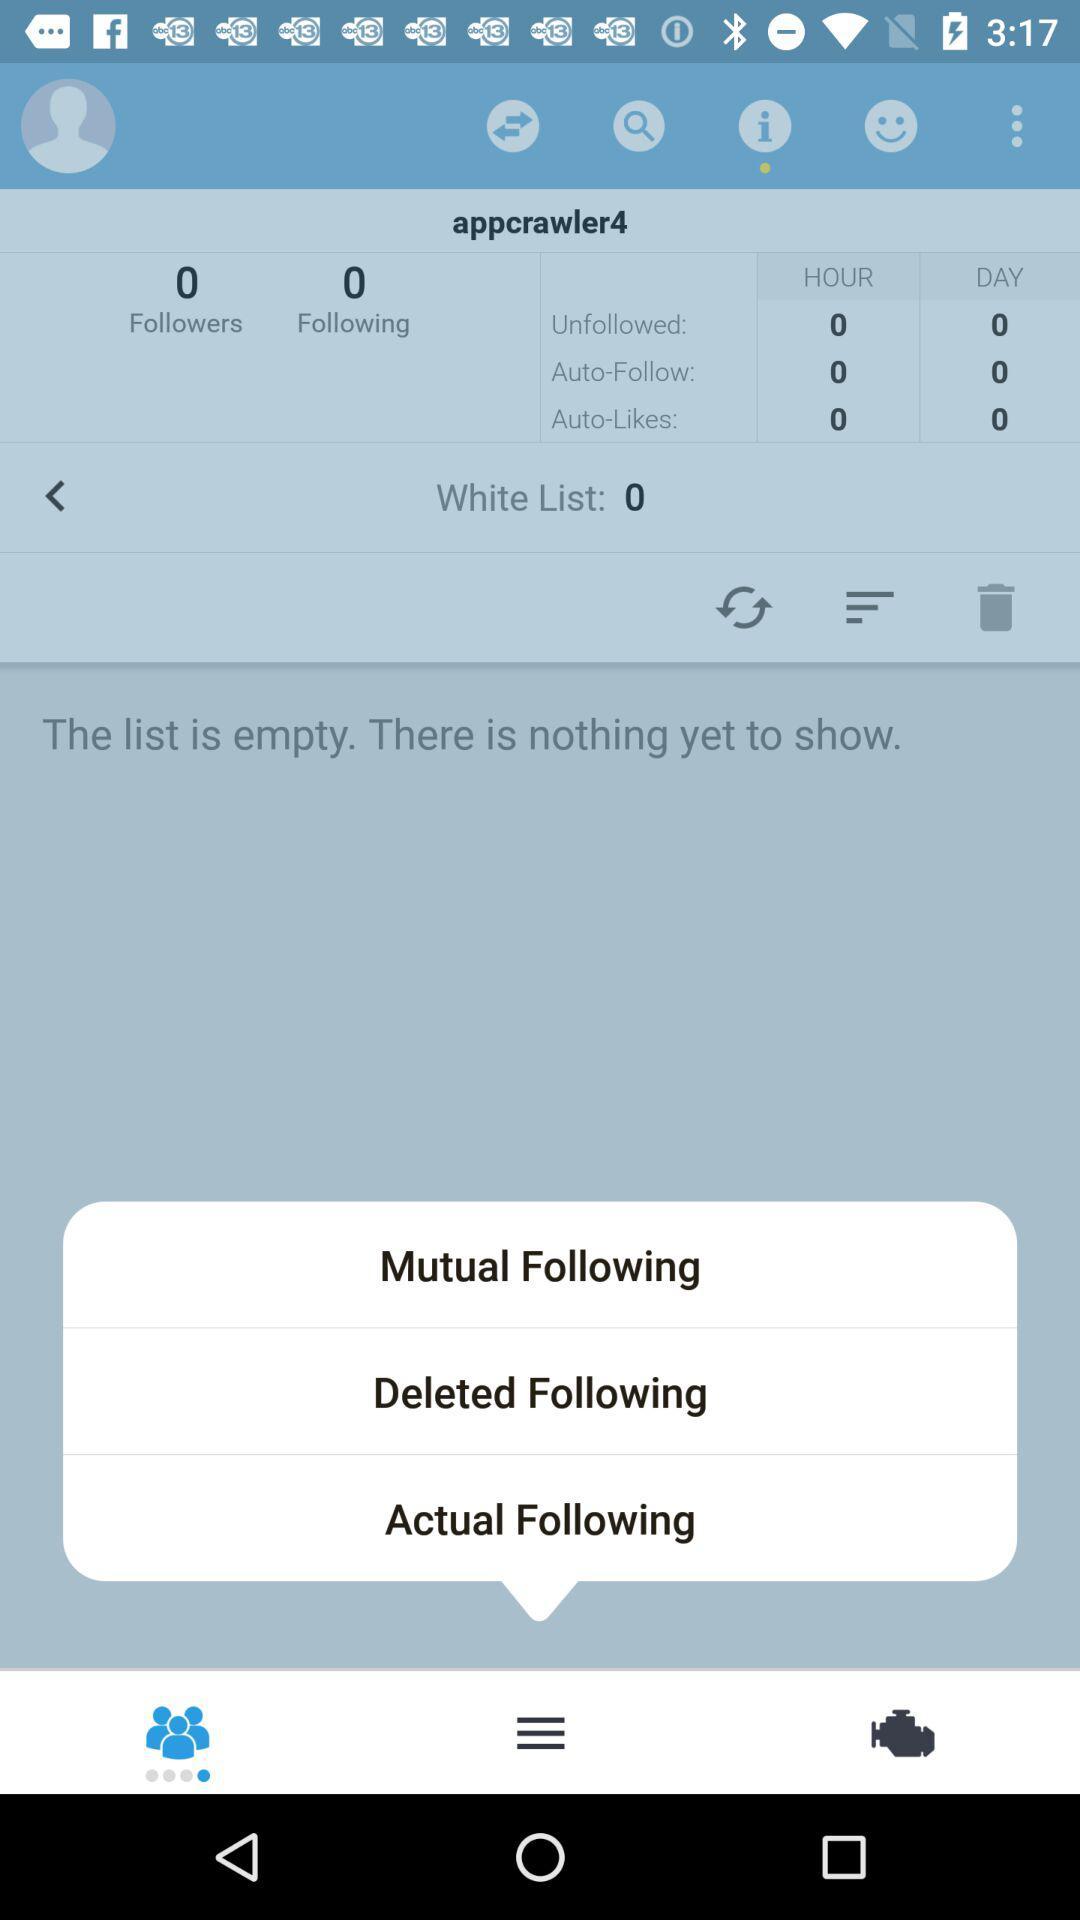 The height and width of the screenshot is (1920, 1080). Describe the element at coordinates (995, 606) in the screenshot. I see `the delete icon` at that location.